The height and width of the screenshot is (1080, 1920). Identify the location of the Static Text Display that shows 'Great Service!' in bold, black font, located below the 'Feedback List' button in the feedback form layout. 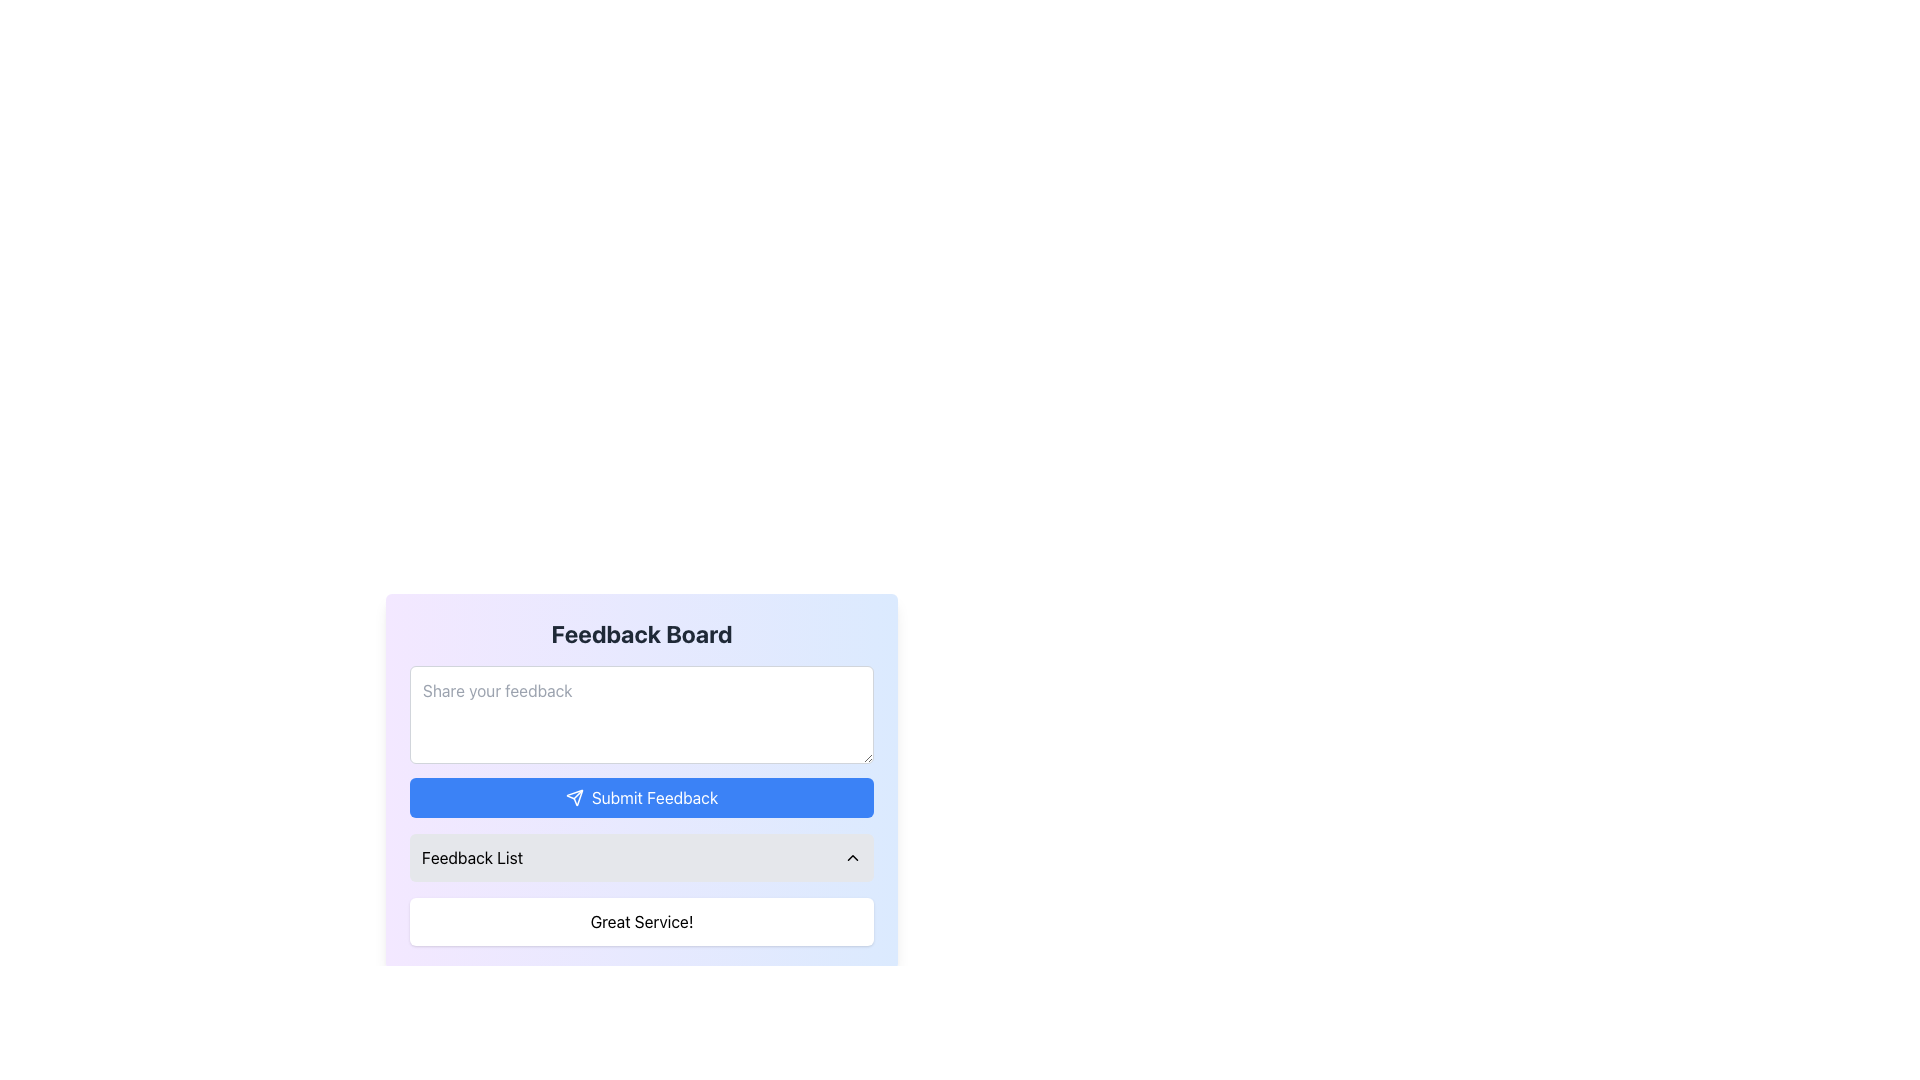
(642, 921).